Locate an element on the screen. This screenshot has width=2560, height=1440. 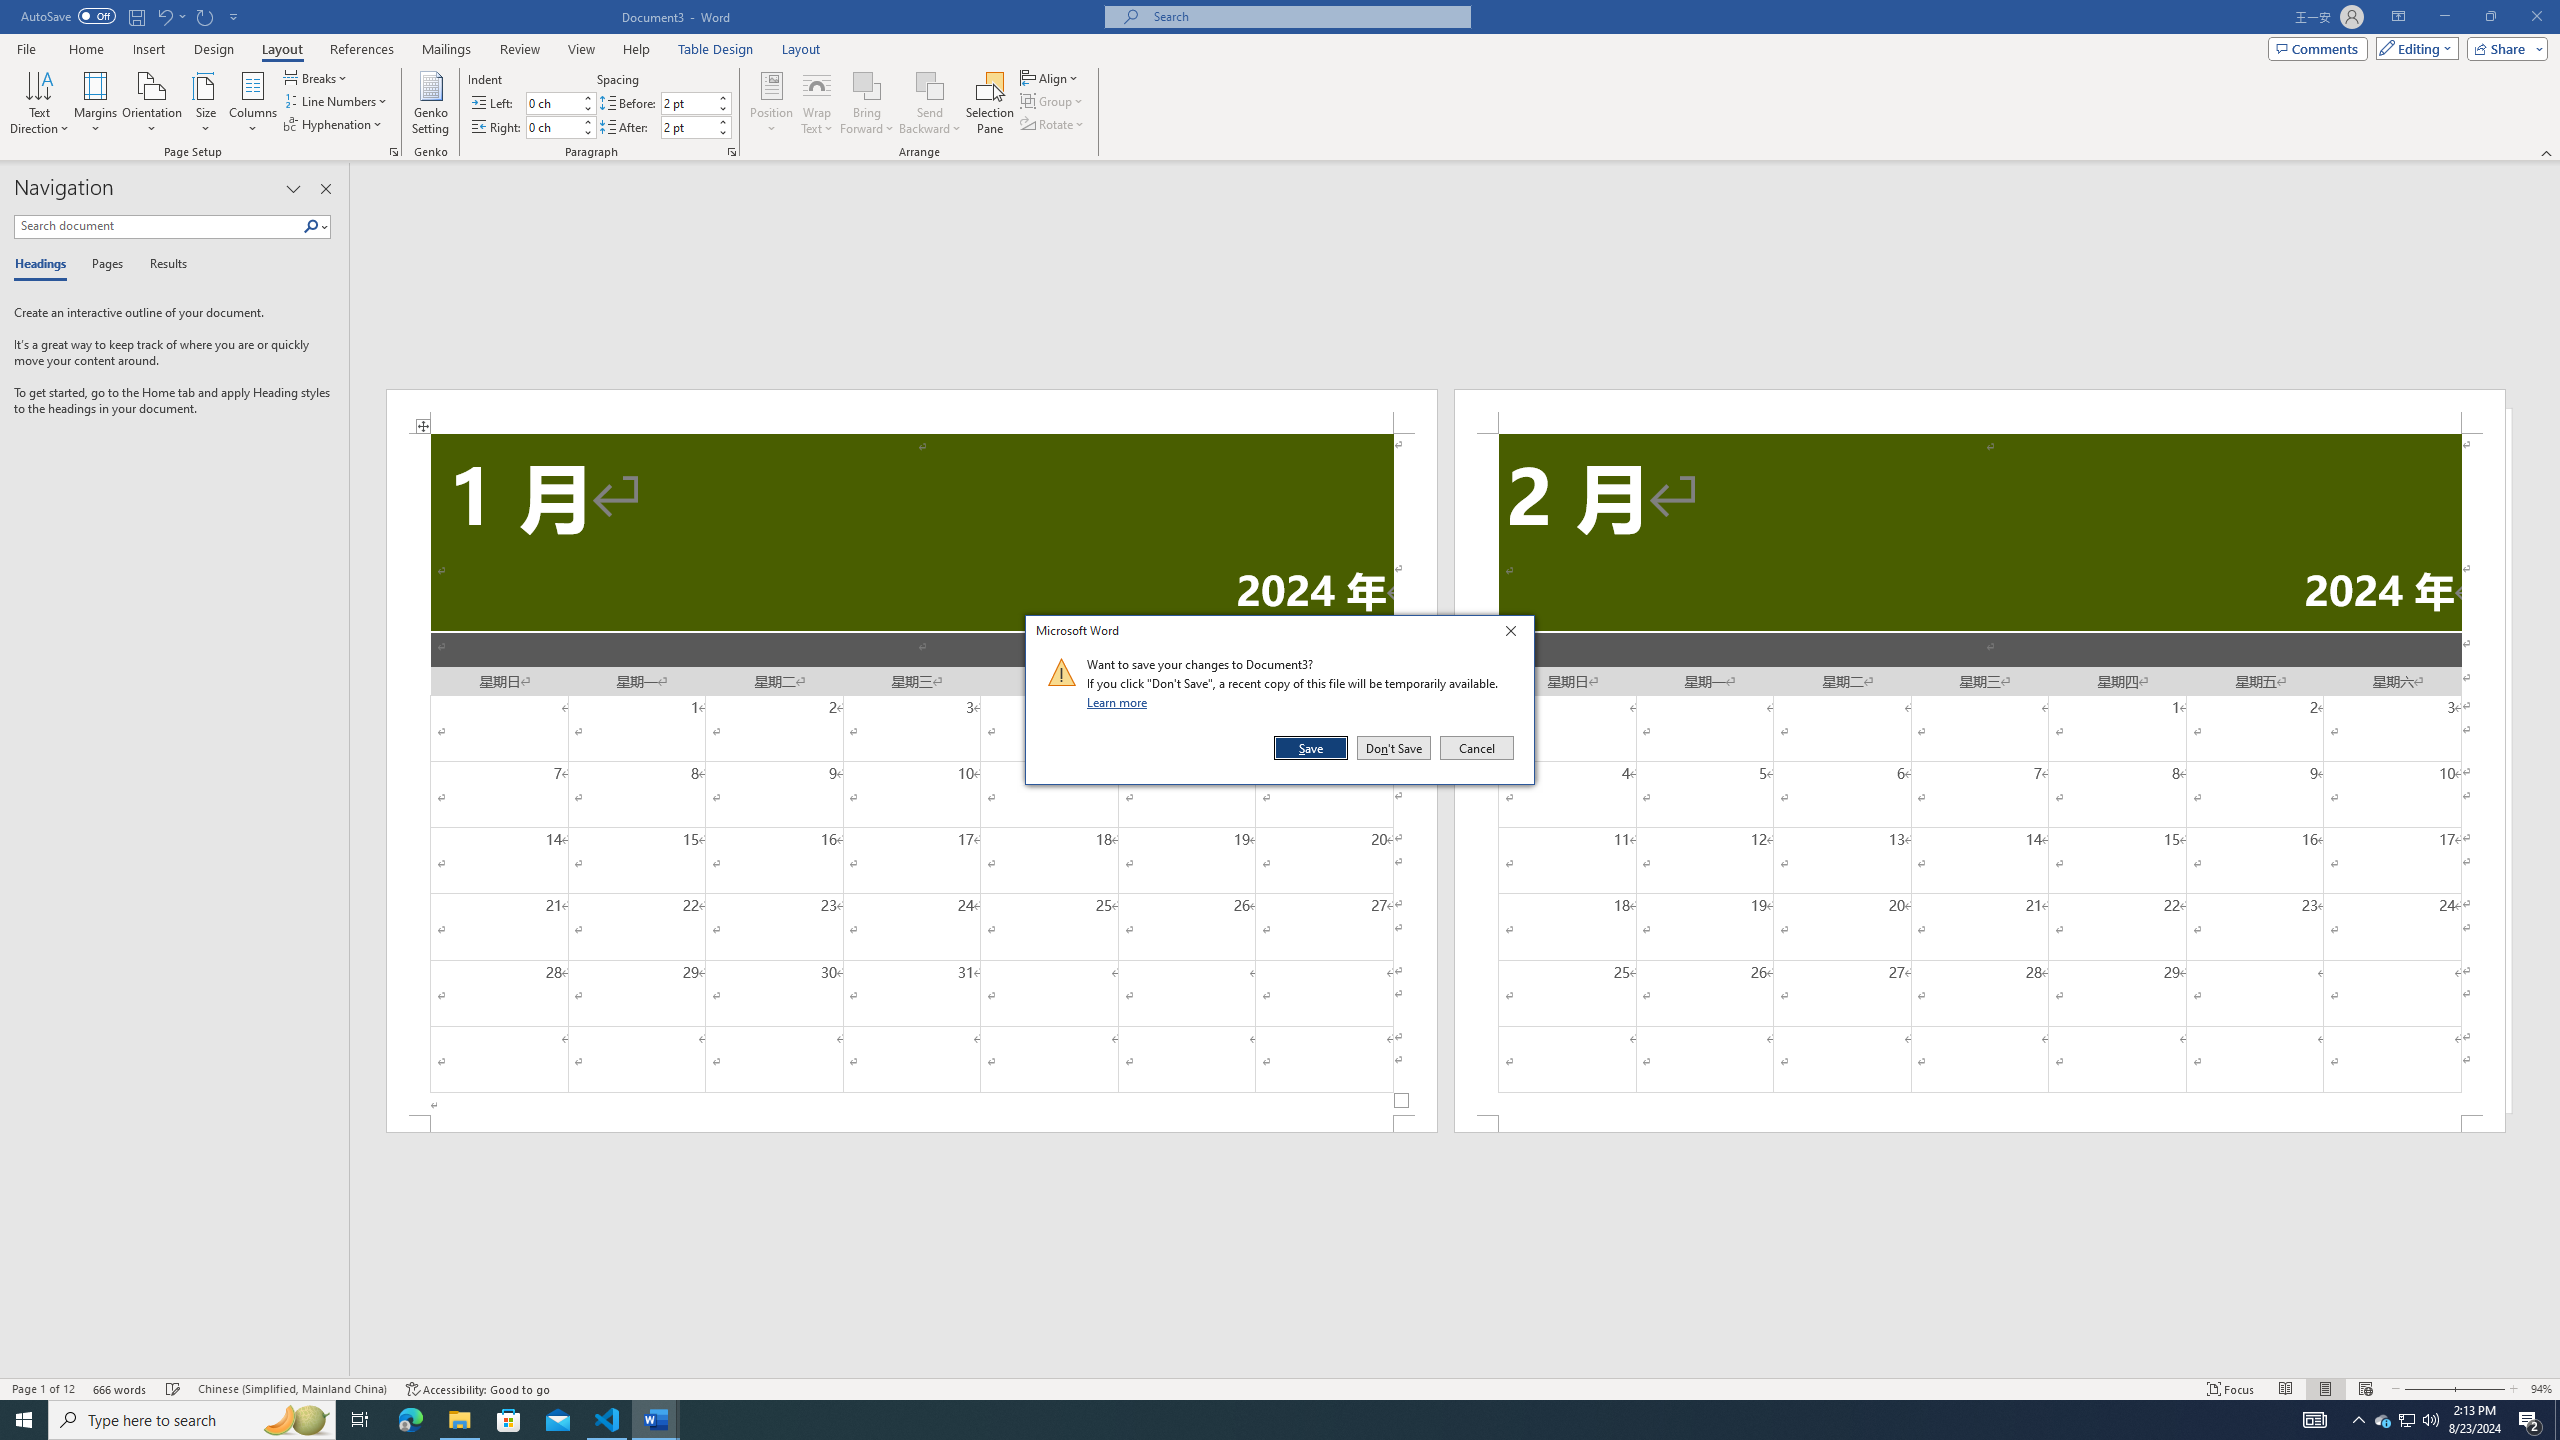
'Spelling and Grammar Check Checking' is located at coordinates (174, 1389).